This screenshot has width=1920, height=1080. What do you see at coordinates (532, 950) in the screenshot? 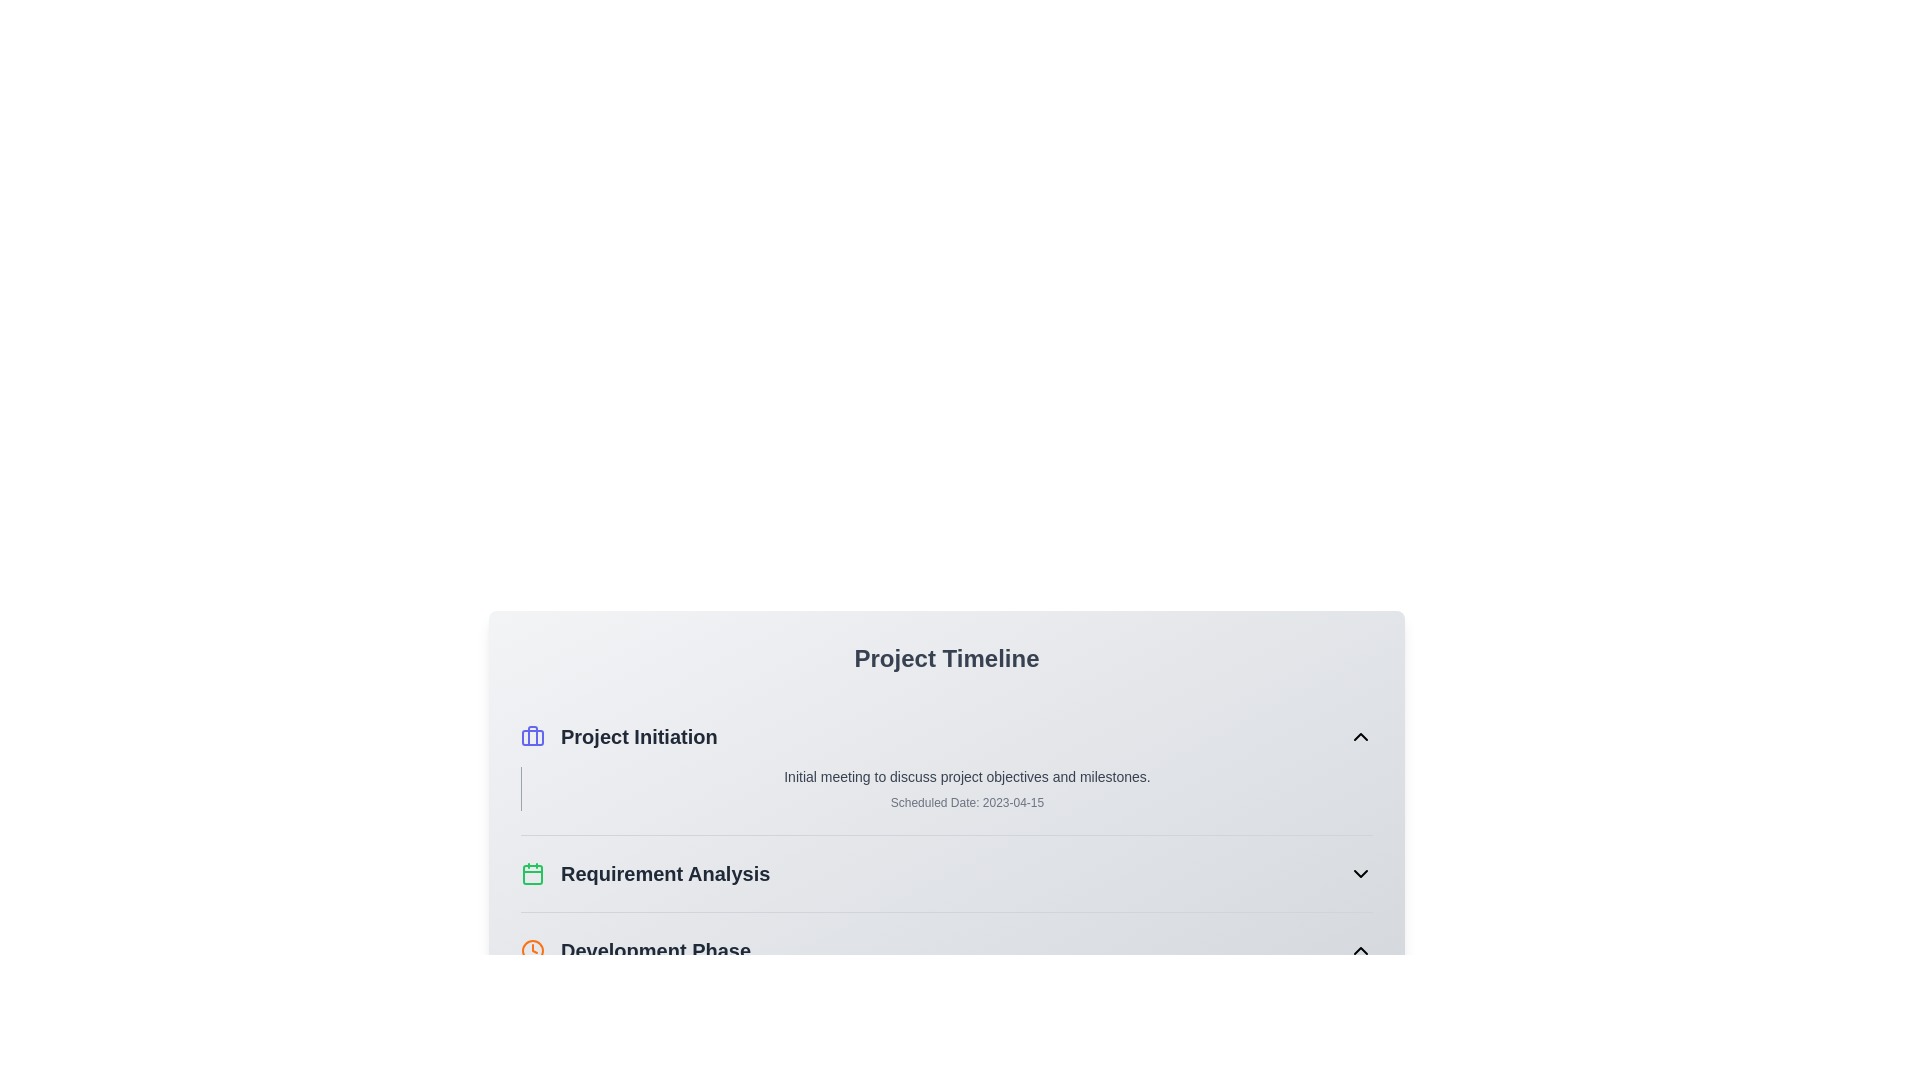
I see `the graphical icon (circle) that symbolizes time-related actions, located near the 'Development Phase' label in the project's detailed timeline interface` at bounding box center [532, 950].